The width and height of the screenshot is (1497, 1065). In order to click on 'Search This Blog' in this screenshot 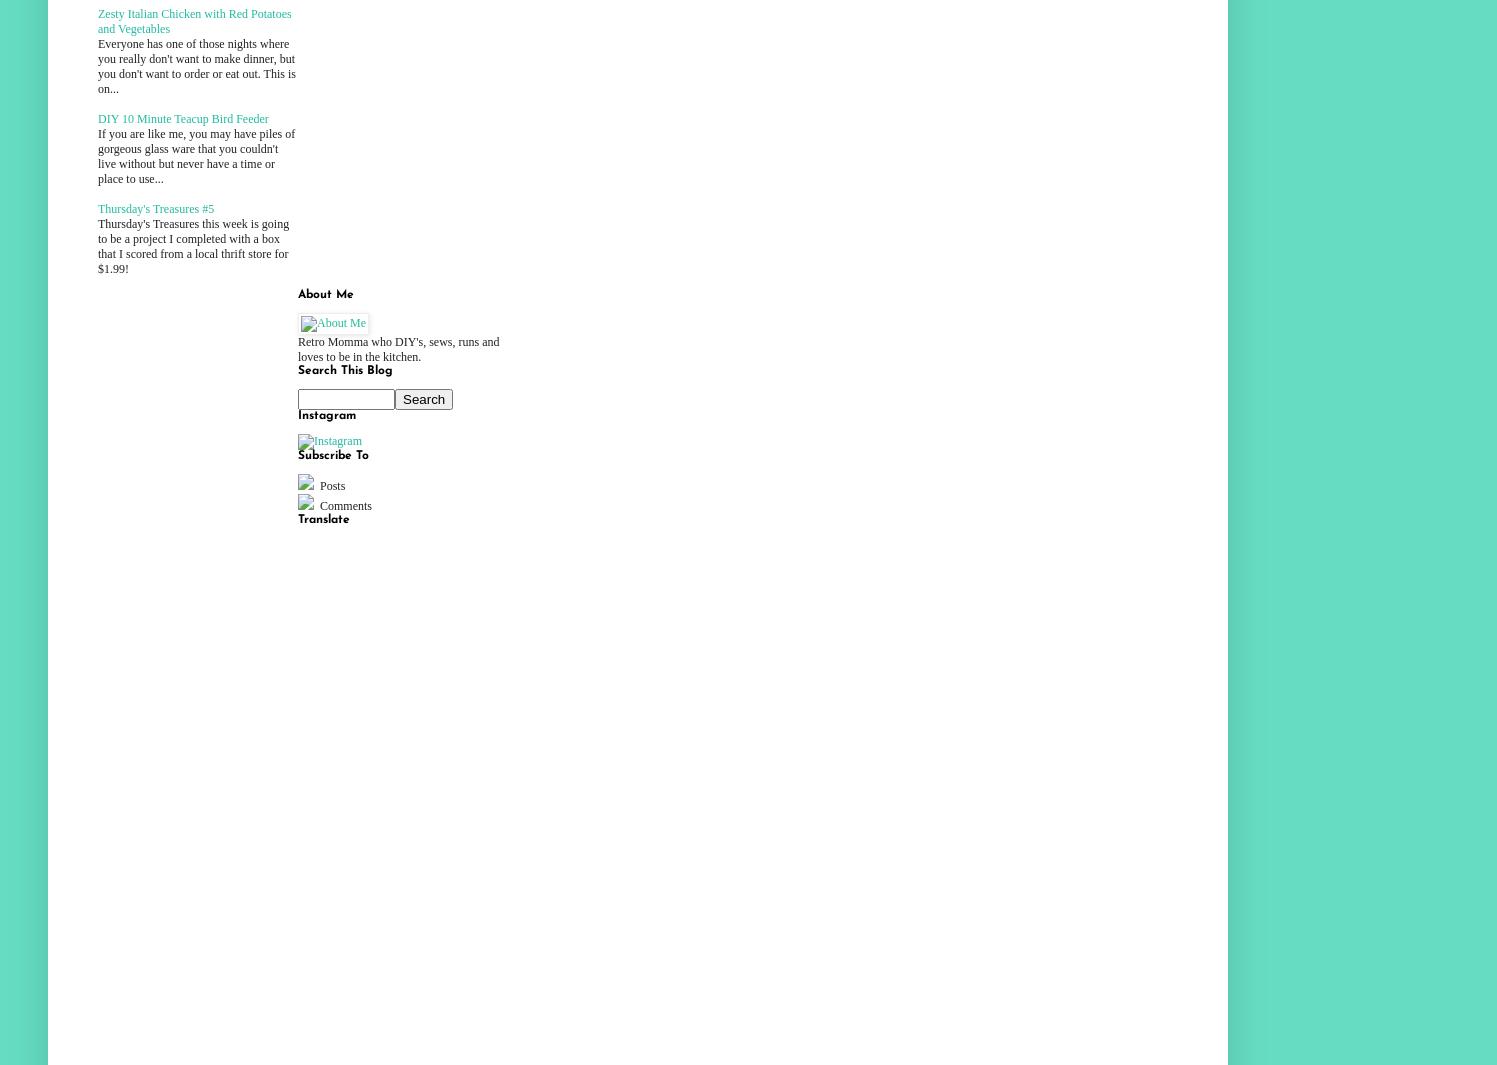, I will do `click(345, 370)`.